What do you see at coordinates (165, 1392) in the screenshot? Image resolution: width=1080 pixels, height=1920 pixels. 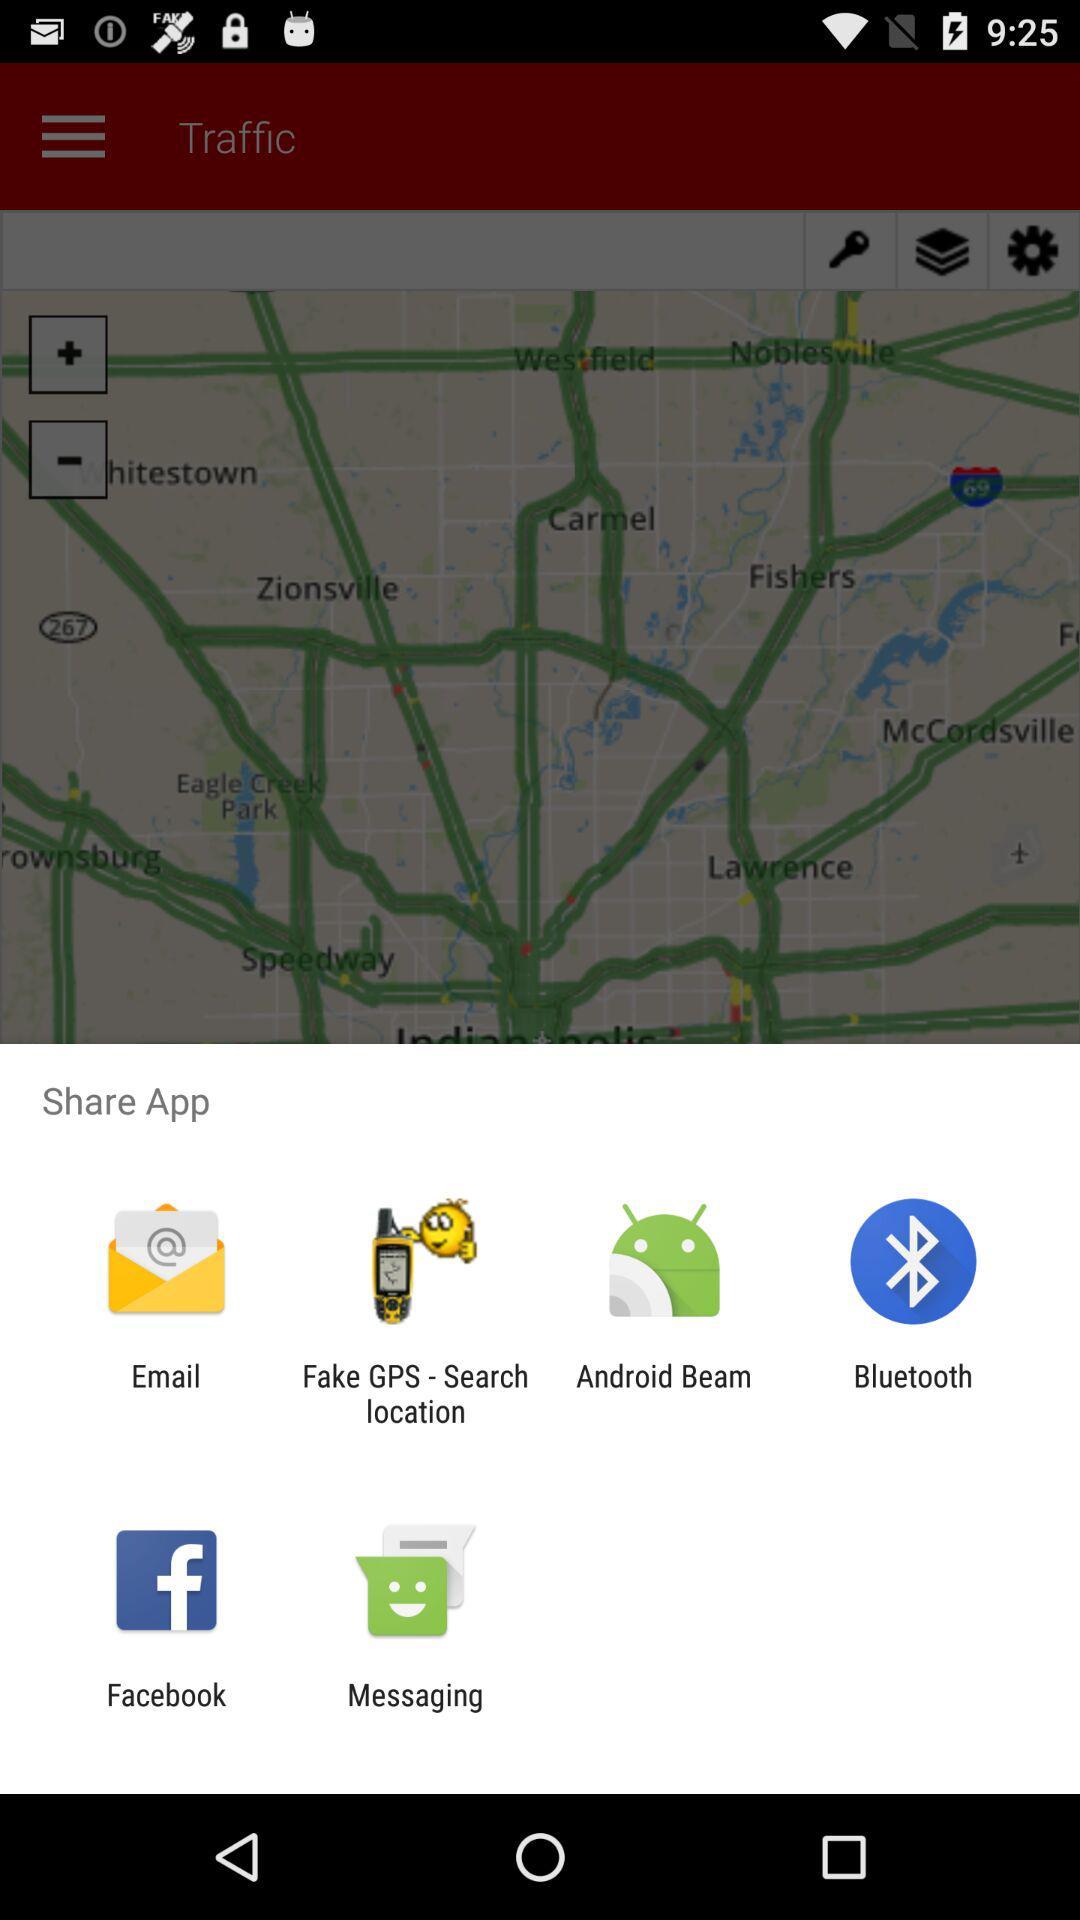 I see `icon to the left of the fake gps search icon` at bounding box center [165, 1392].